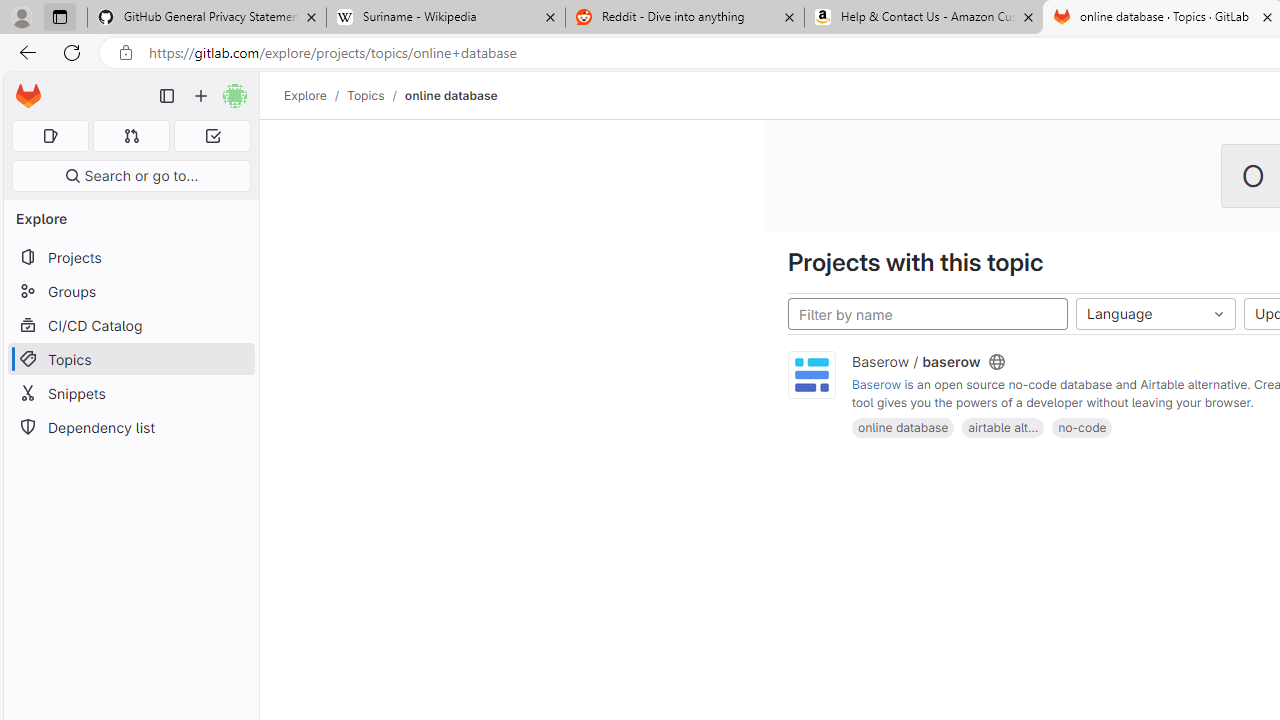 This screenshot has height=720, width=1280. Describe the element at coordinates (927, 314) in the screenshot. I see `'Filter by name'` at that location.